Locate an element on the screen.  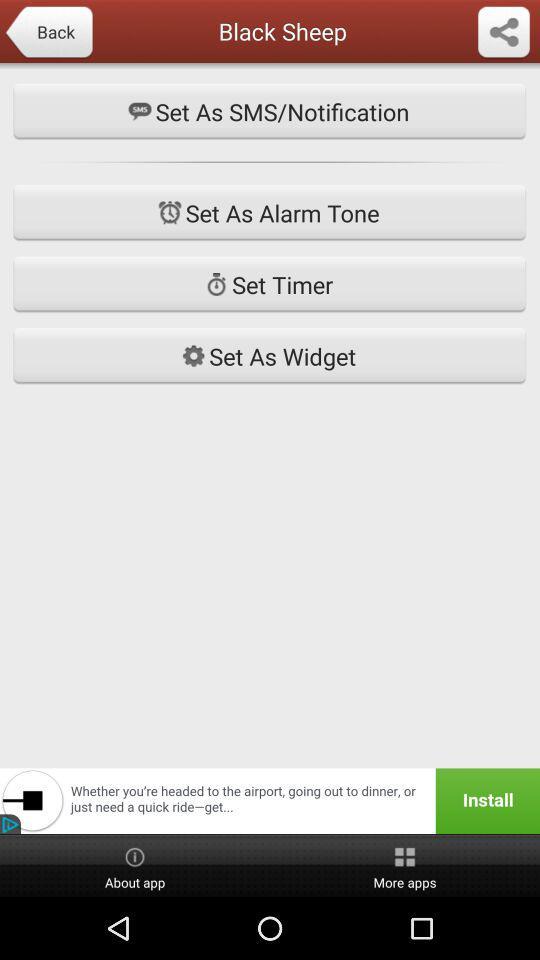
the icon next to the about app button is located at coordinates (405, 865).